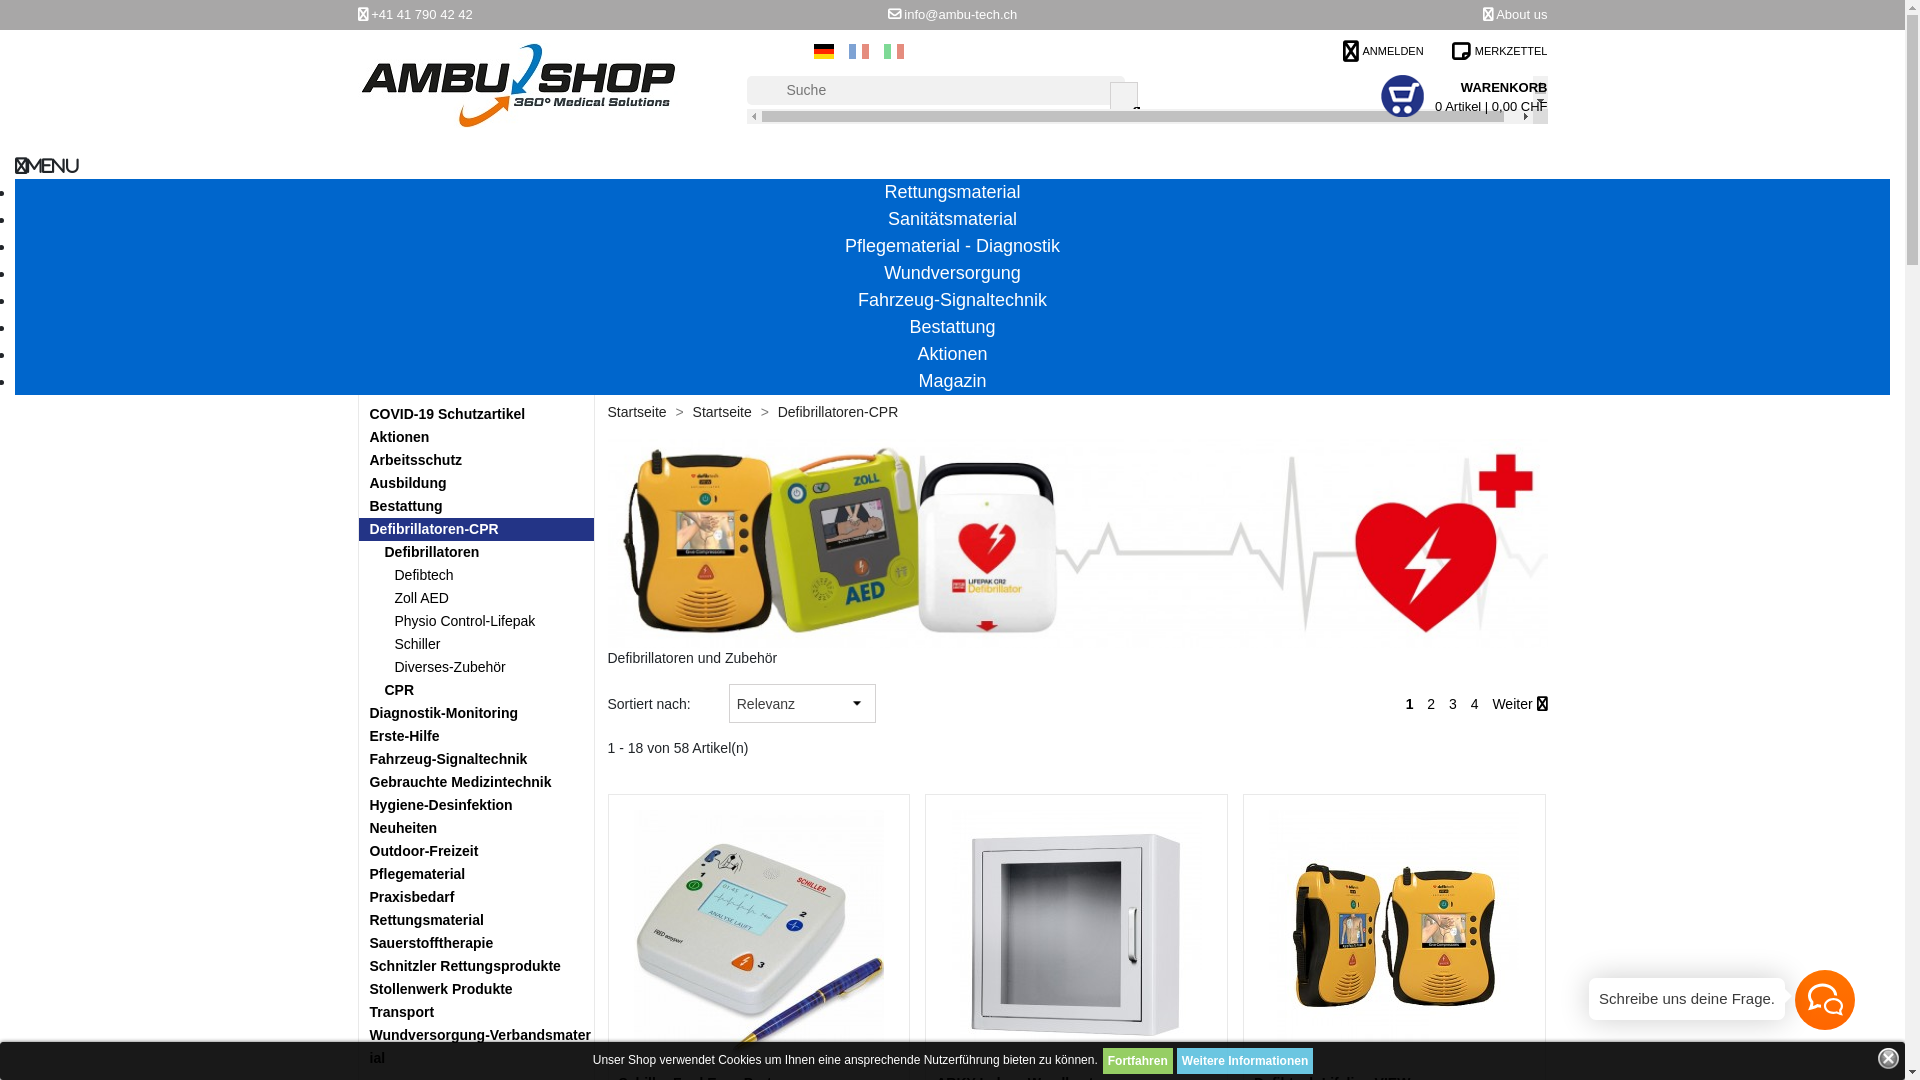 This screenshot has width=1920, height=1080. I want to click on 'MENU', so click(47, 165).